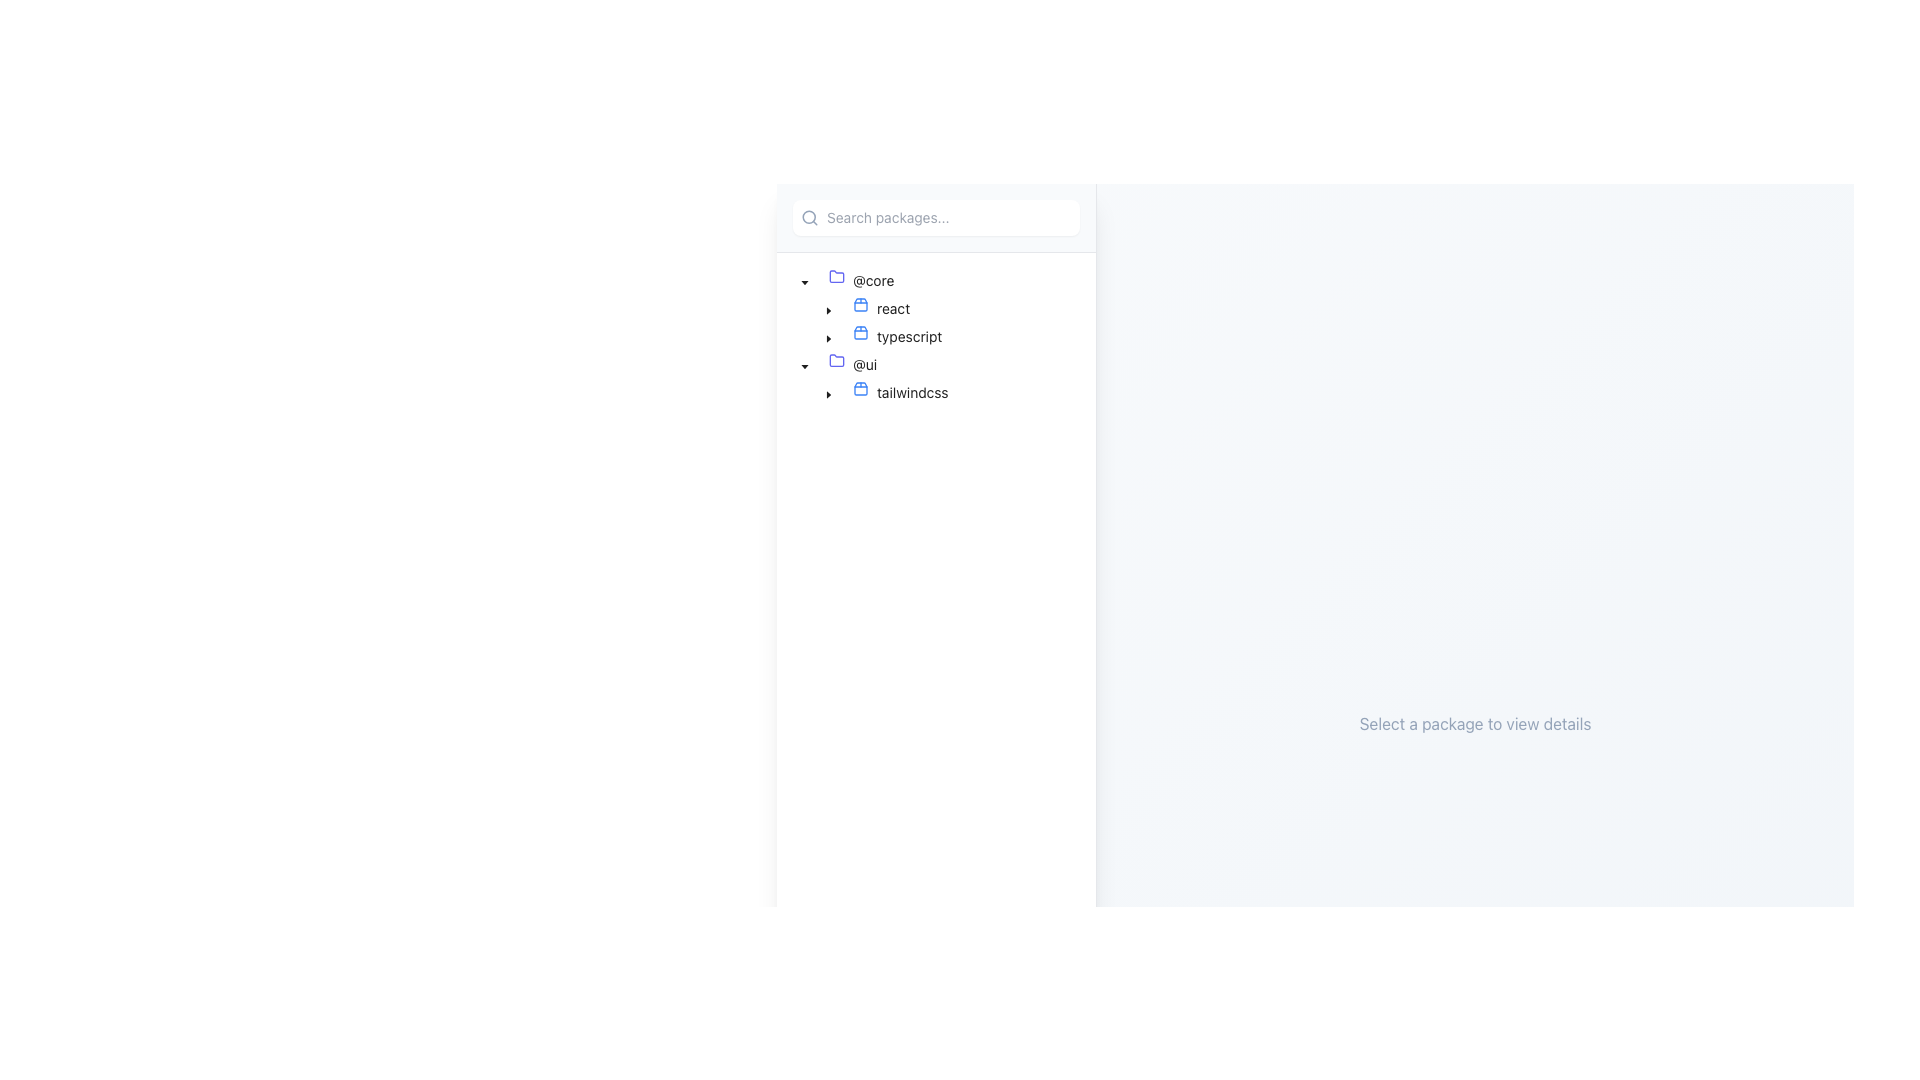  Describe the element at coordinates (847, 281) in the screenshot. I see `the first Tree item in the hierarchical tree menu` at that location.